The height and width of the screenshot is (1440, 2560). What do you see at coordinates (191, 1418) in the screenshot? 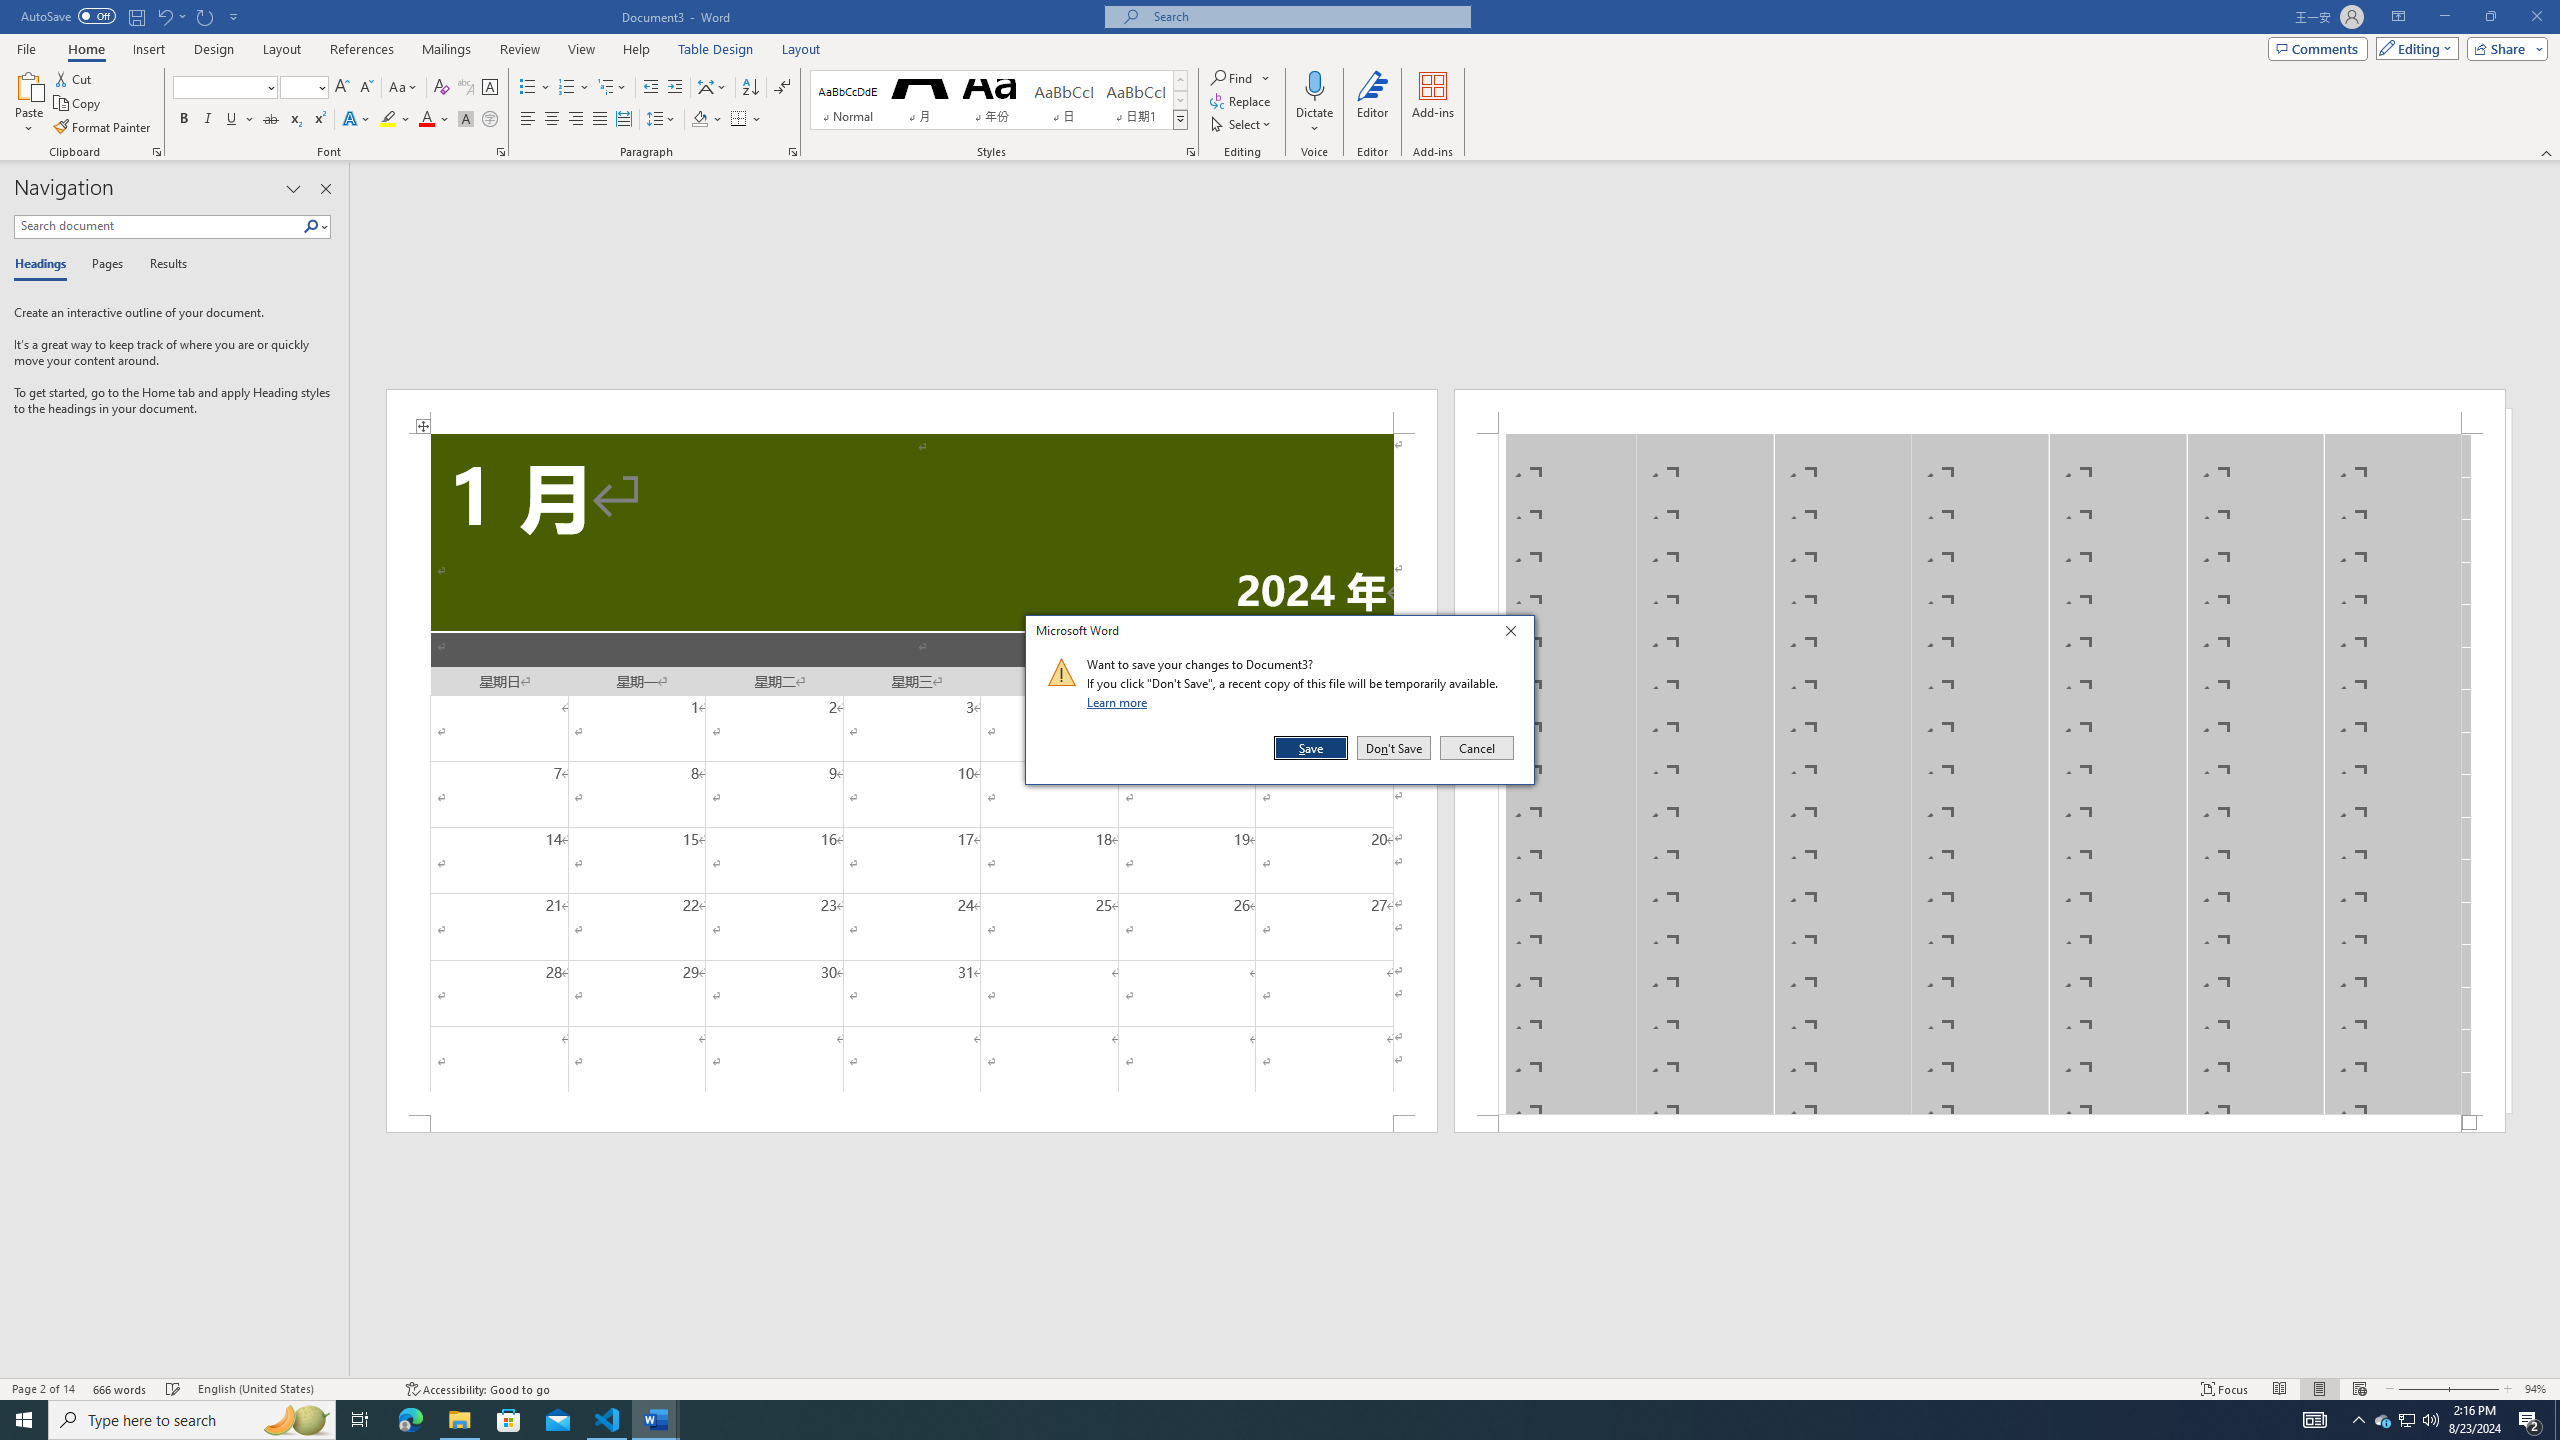
I see `'Type here to search'` at bounding box center [191, 1418].